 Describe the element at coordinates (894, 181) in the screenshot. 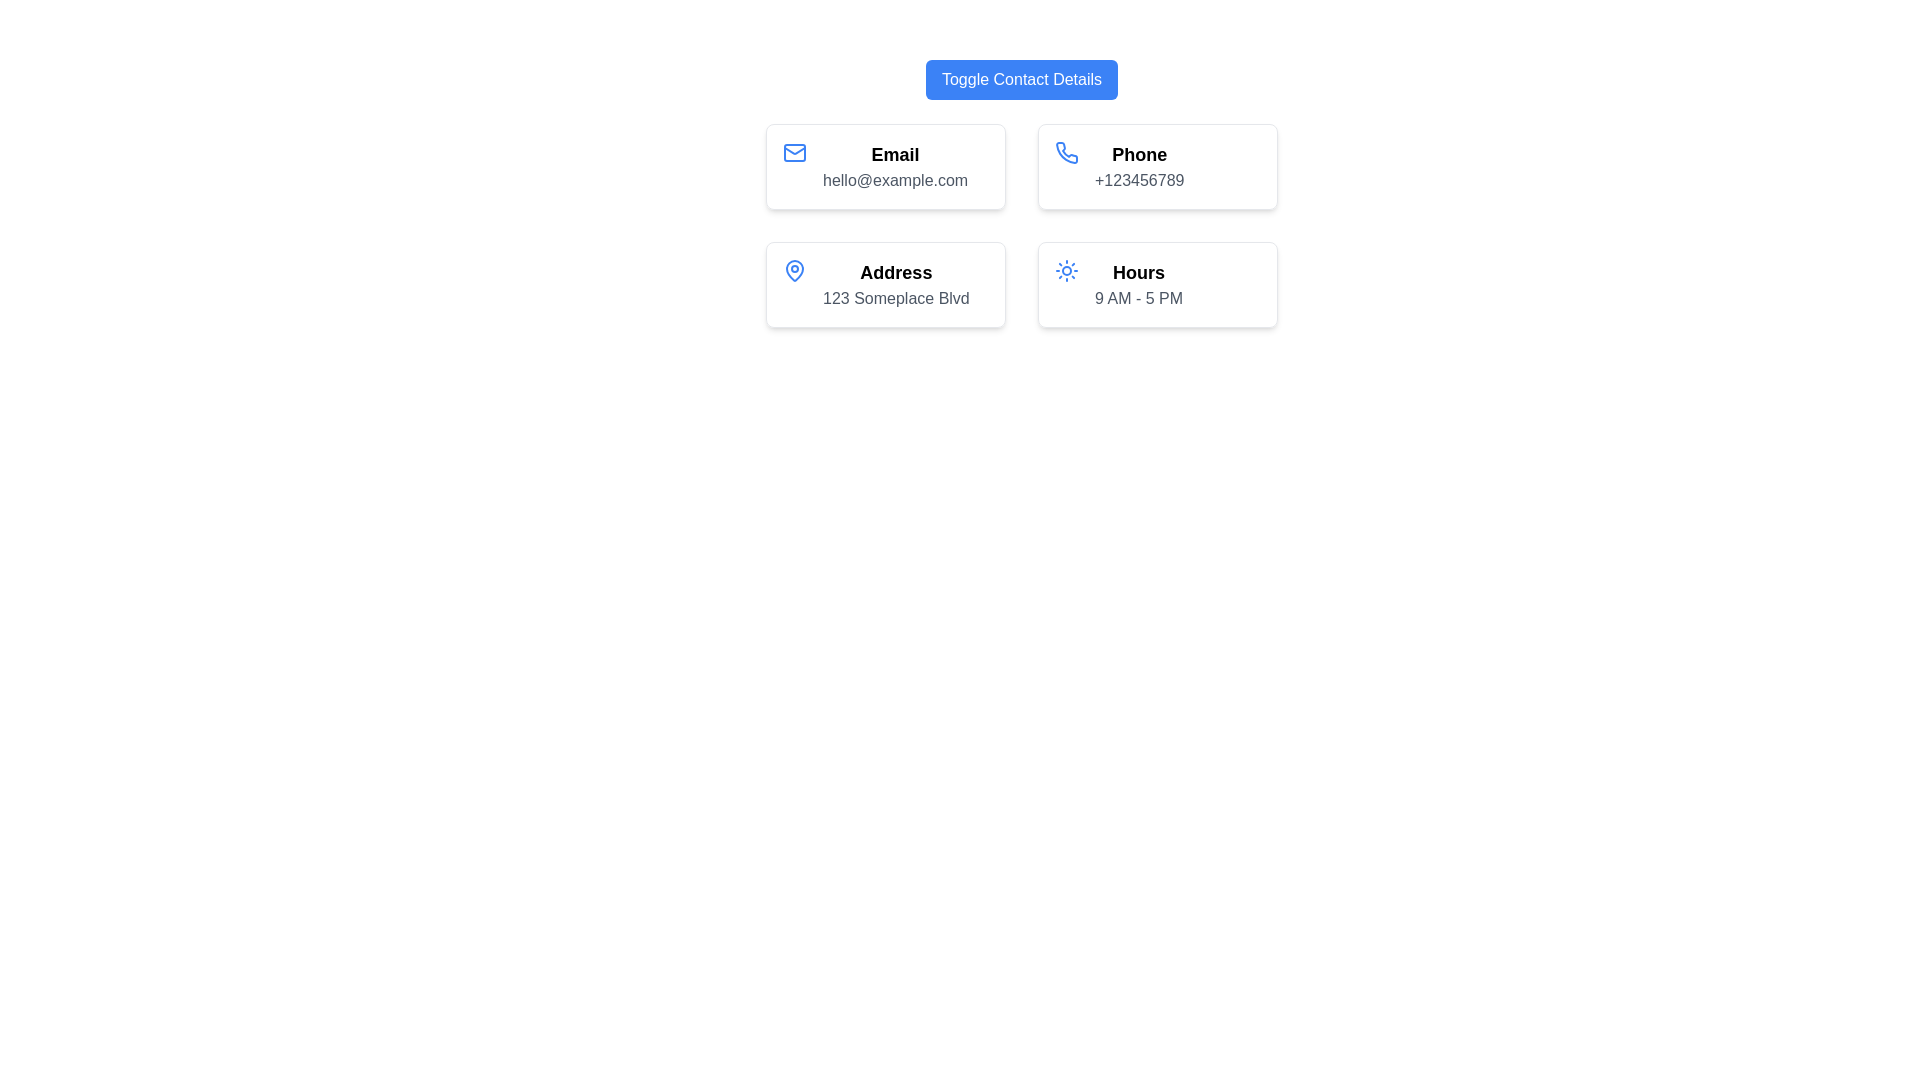

I see `the email address text label, which is styled with gray text and located below the bold 'Email' label in a card containing contact details` at that location.